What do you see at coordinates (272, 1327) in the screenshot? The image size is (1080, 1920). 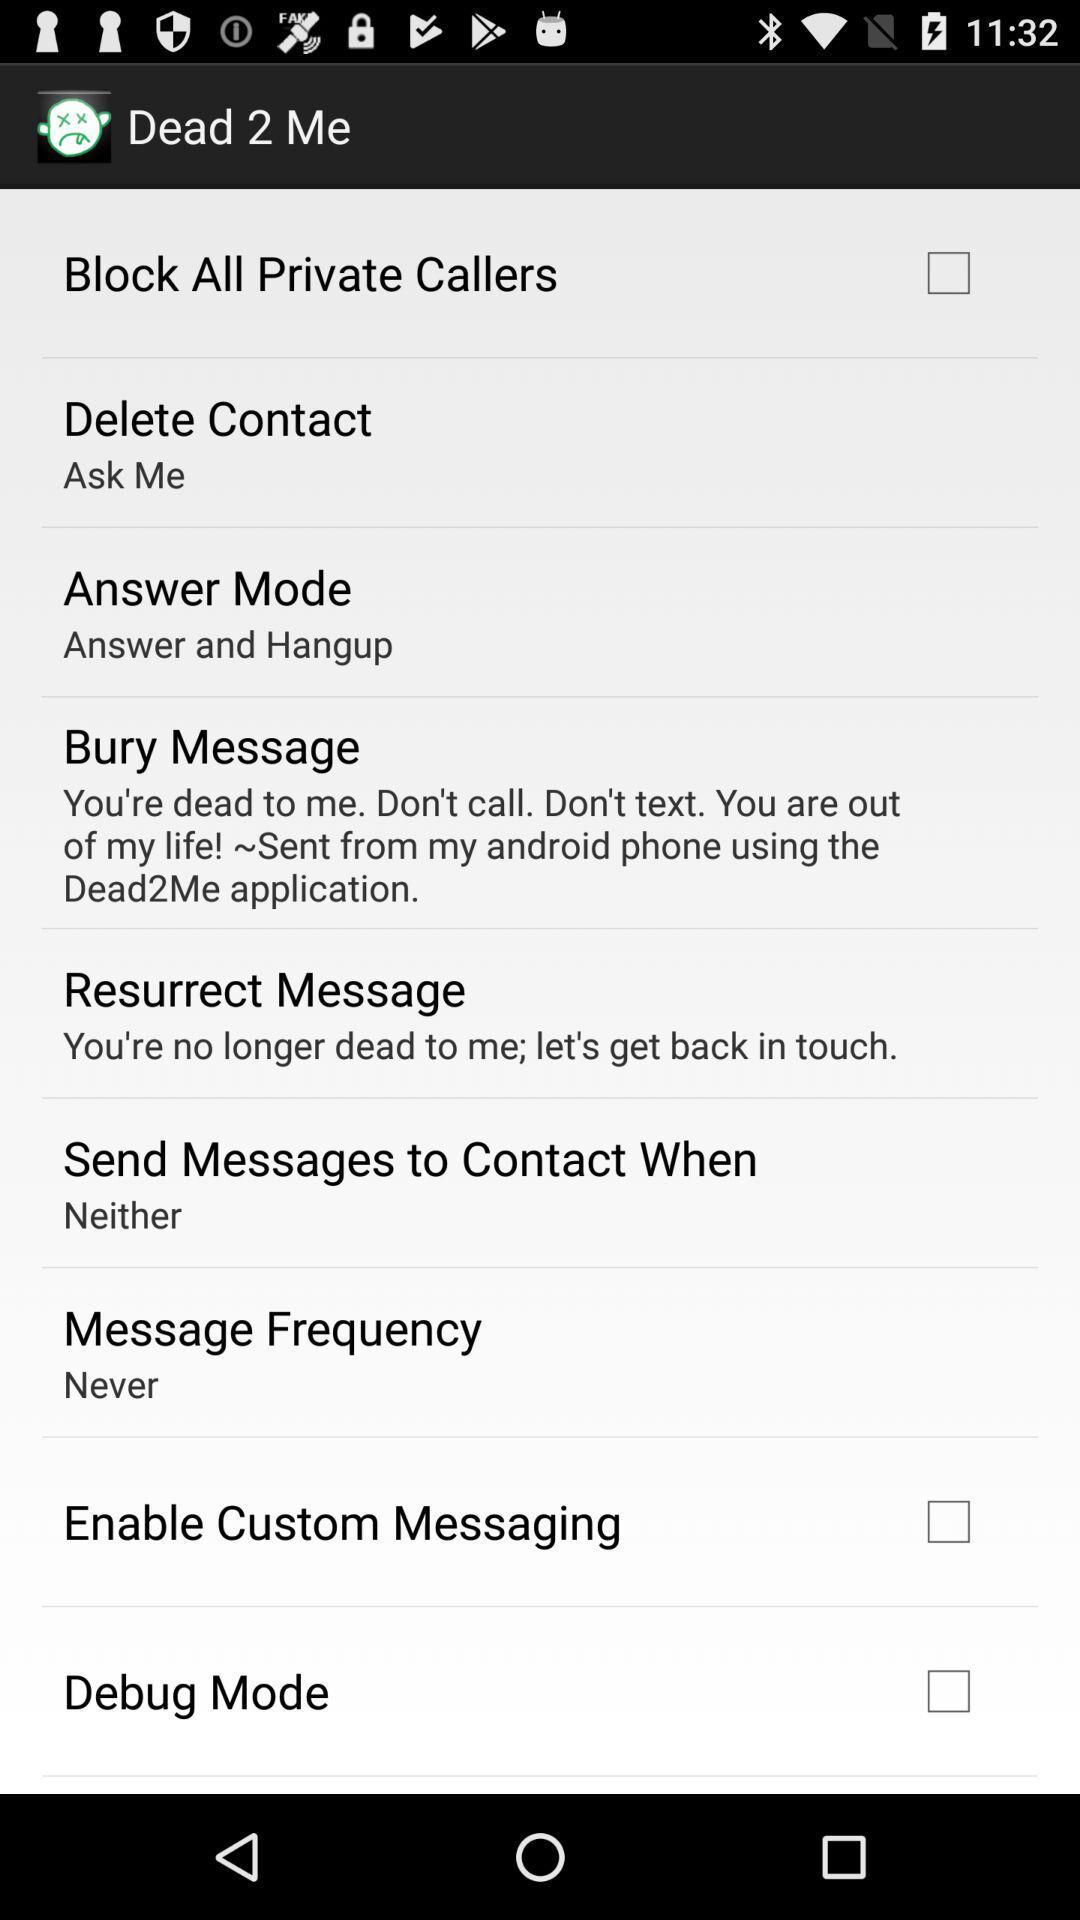 I see `the icon below neither item` at bounding box center [272, 1327].